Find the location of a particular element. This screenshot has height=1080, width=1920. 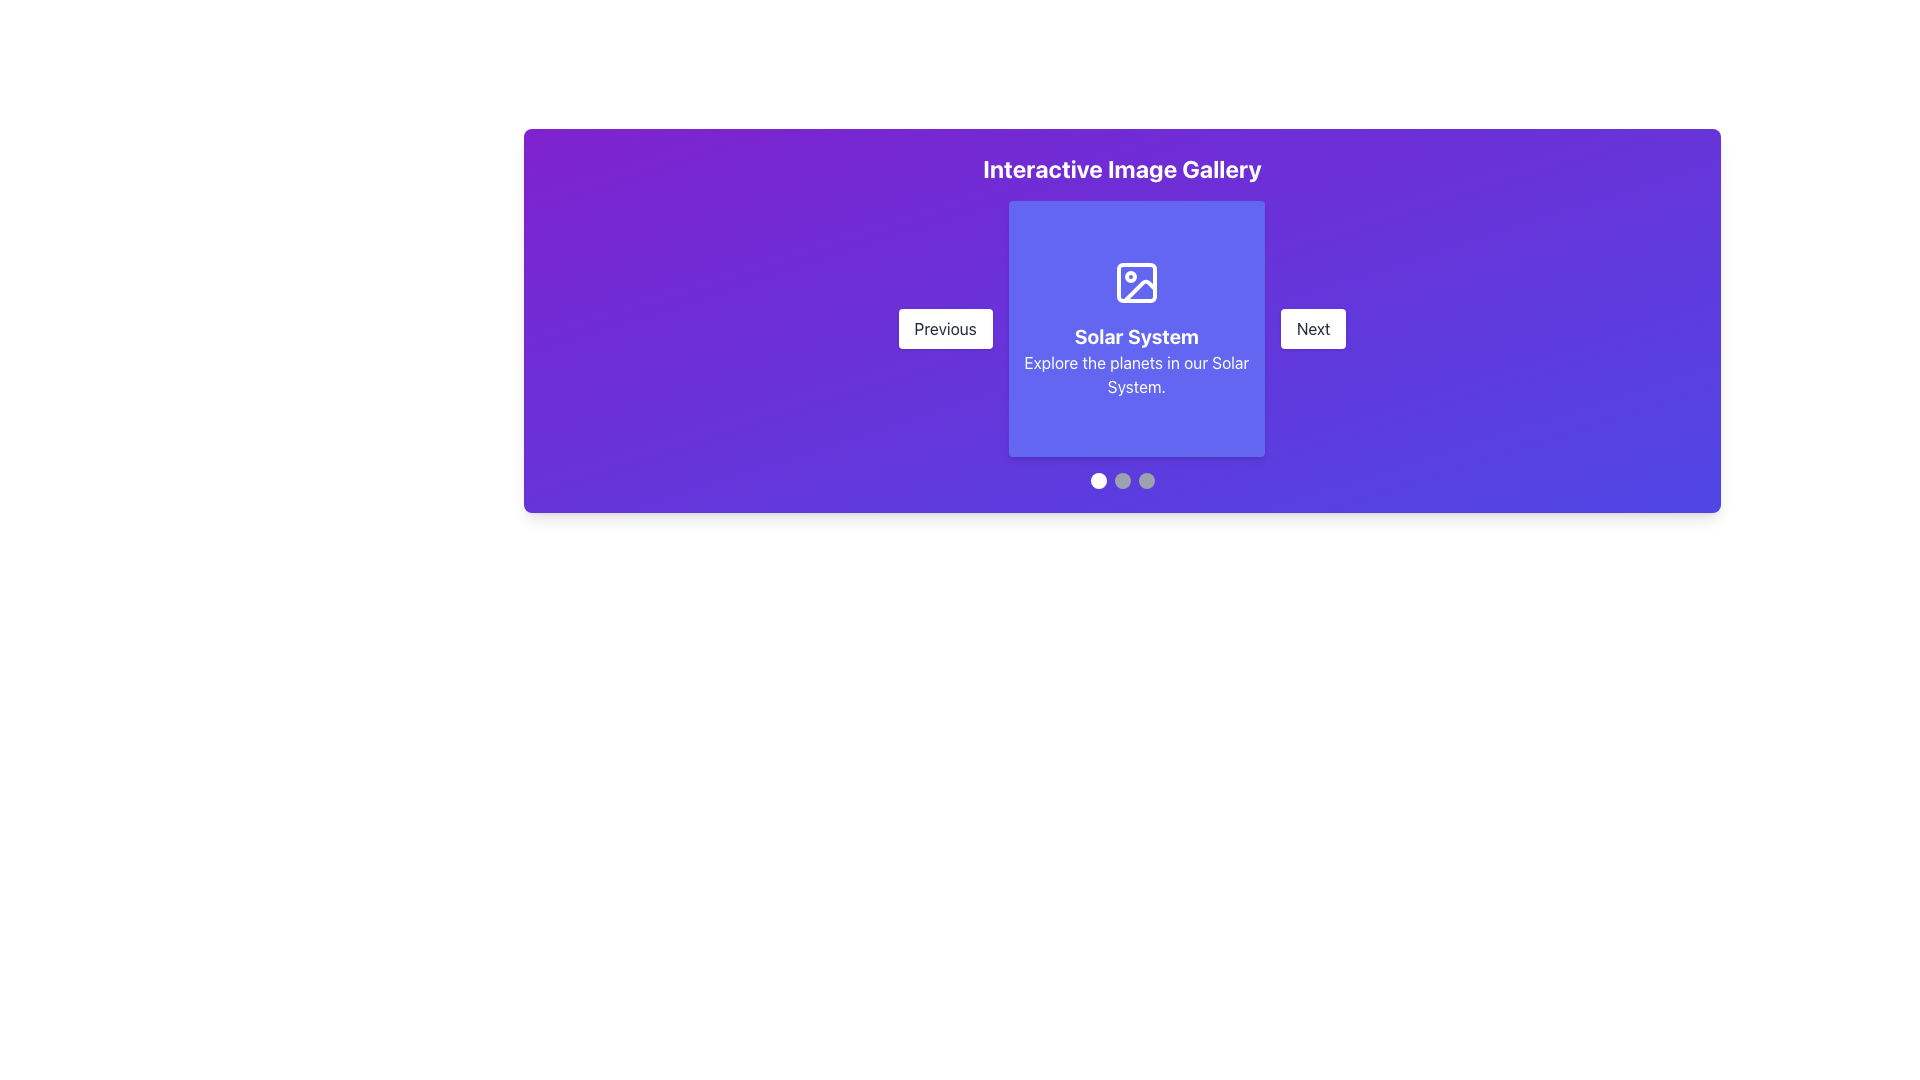

the decorative icon representing imagery or media-related content for the 'Solar System' card, located at the center of the card section above the text 'Solar System.' is located at coordinates (1136, 282).